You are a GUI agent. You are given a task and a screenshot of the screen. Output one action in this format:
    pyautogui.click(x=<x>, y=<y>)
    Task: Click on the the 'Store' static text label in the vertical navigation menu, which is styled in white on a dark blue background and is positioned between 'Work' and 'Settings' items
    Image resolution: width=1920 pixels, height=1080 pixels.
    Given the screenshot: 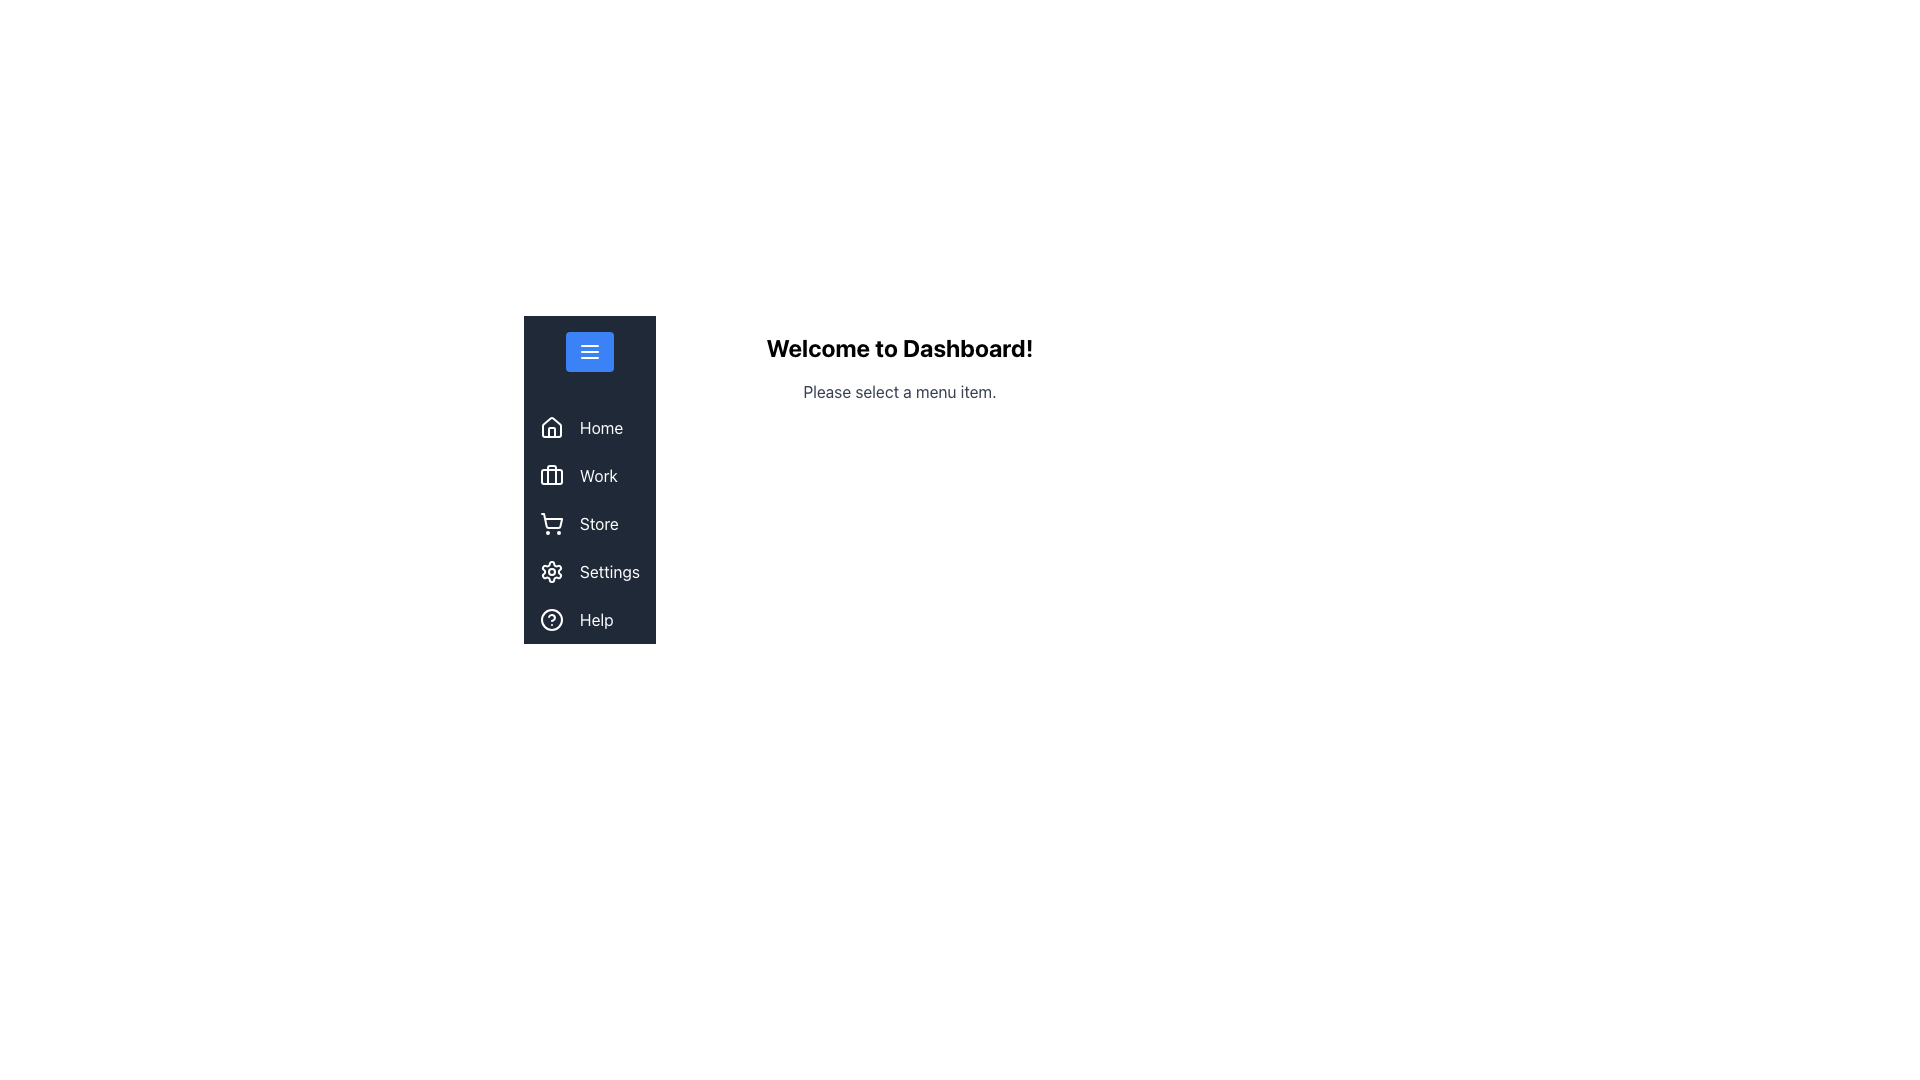 What is the action you would take?
    pyautogui.click(x=598, y=523)
    